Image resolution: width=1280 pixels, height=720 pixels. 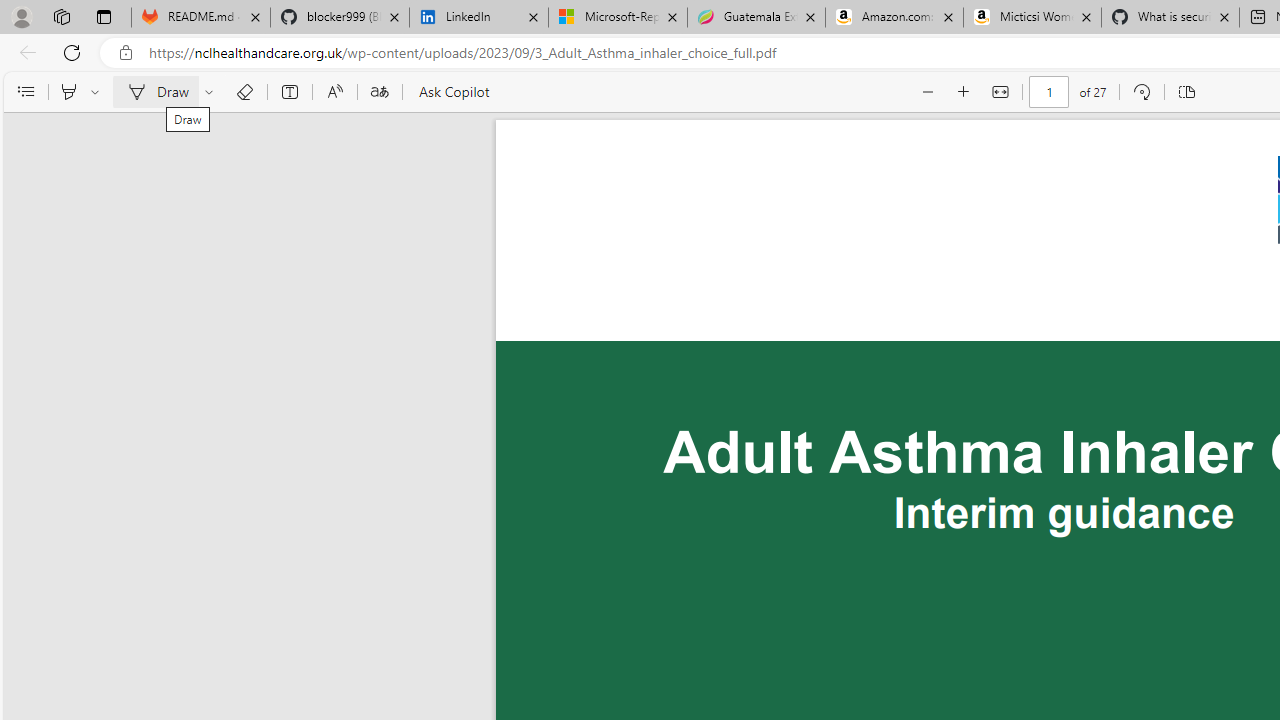 What do you see at coordinates (1141, 92) in the screenshot?
I see `'Rotate (Ctrl+])'` at bounding box center [1141, 92].